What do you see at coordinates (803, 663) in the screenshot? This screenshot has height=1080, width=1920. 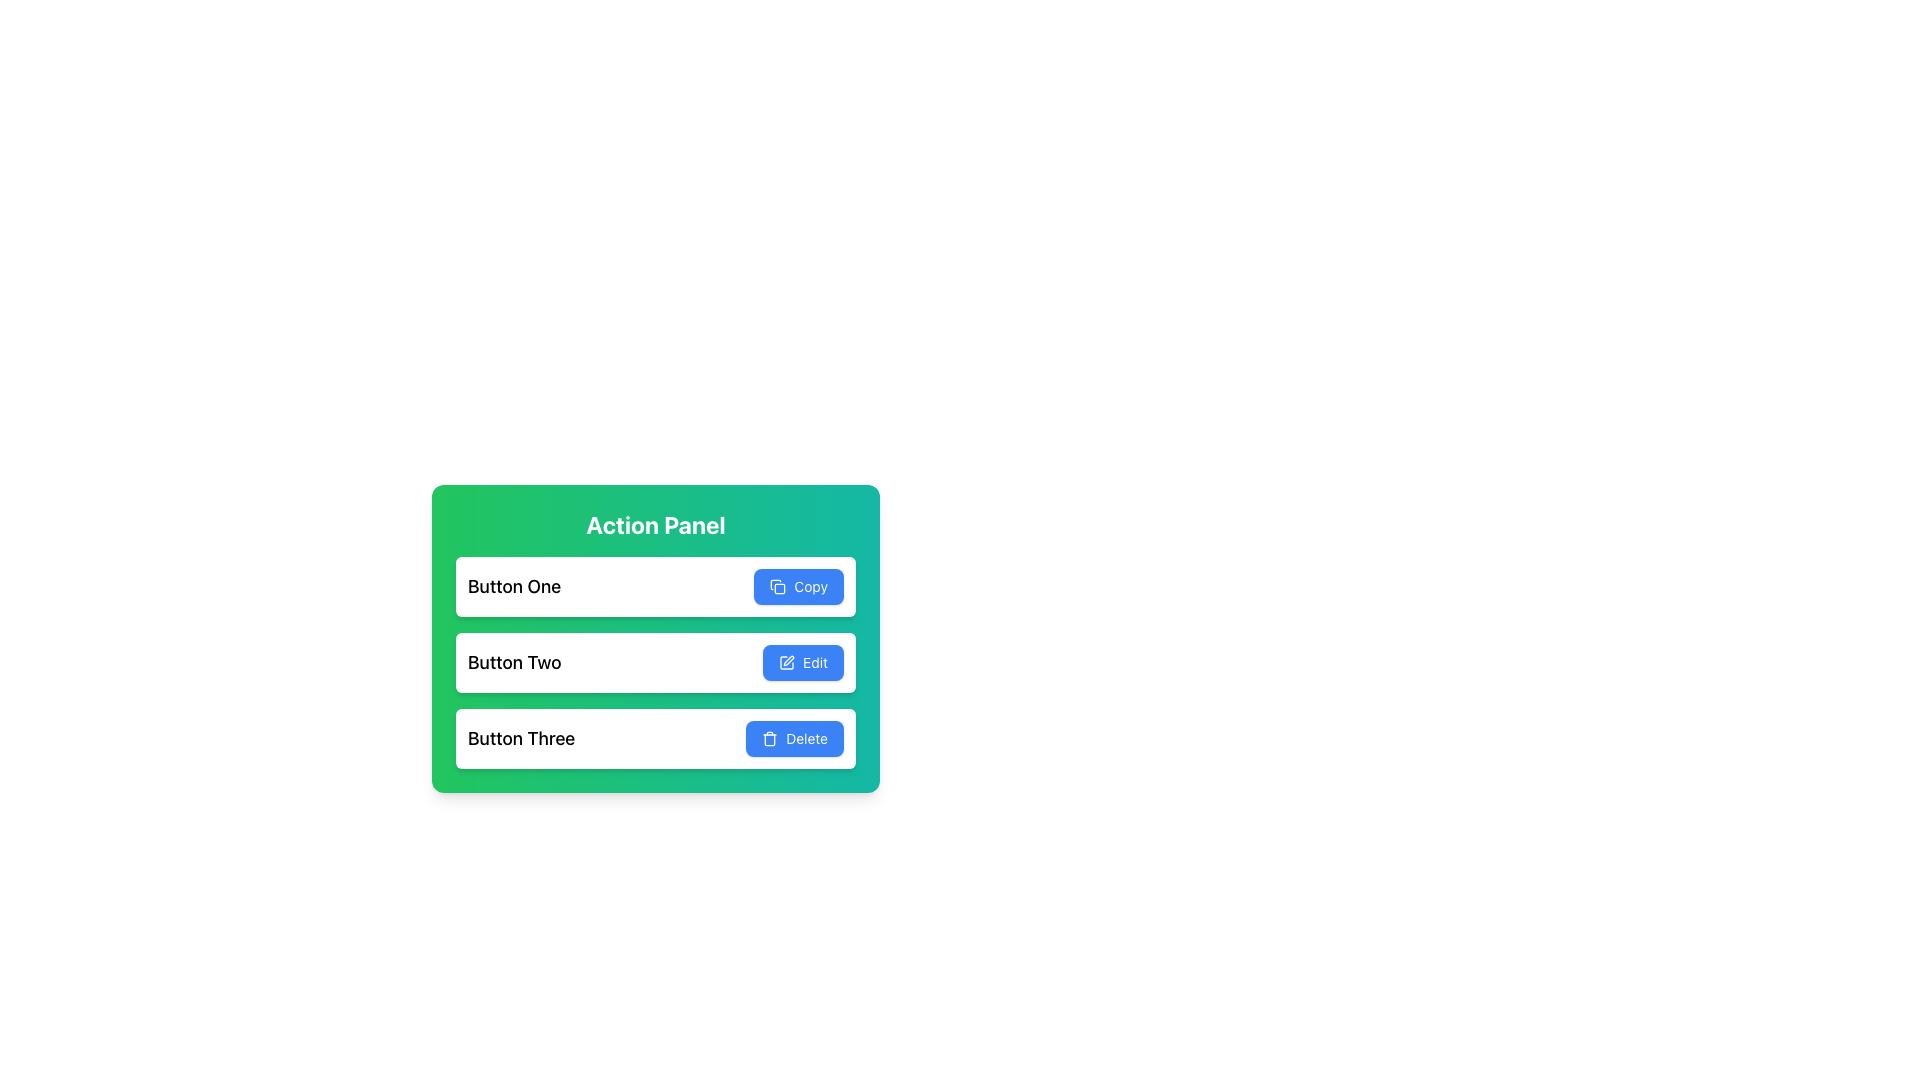 I see `the edit button located to the right of the text 'Button Two' in the second row of the list, which triggers the edit operation for the associated content` at bounding box center [803, 663].